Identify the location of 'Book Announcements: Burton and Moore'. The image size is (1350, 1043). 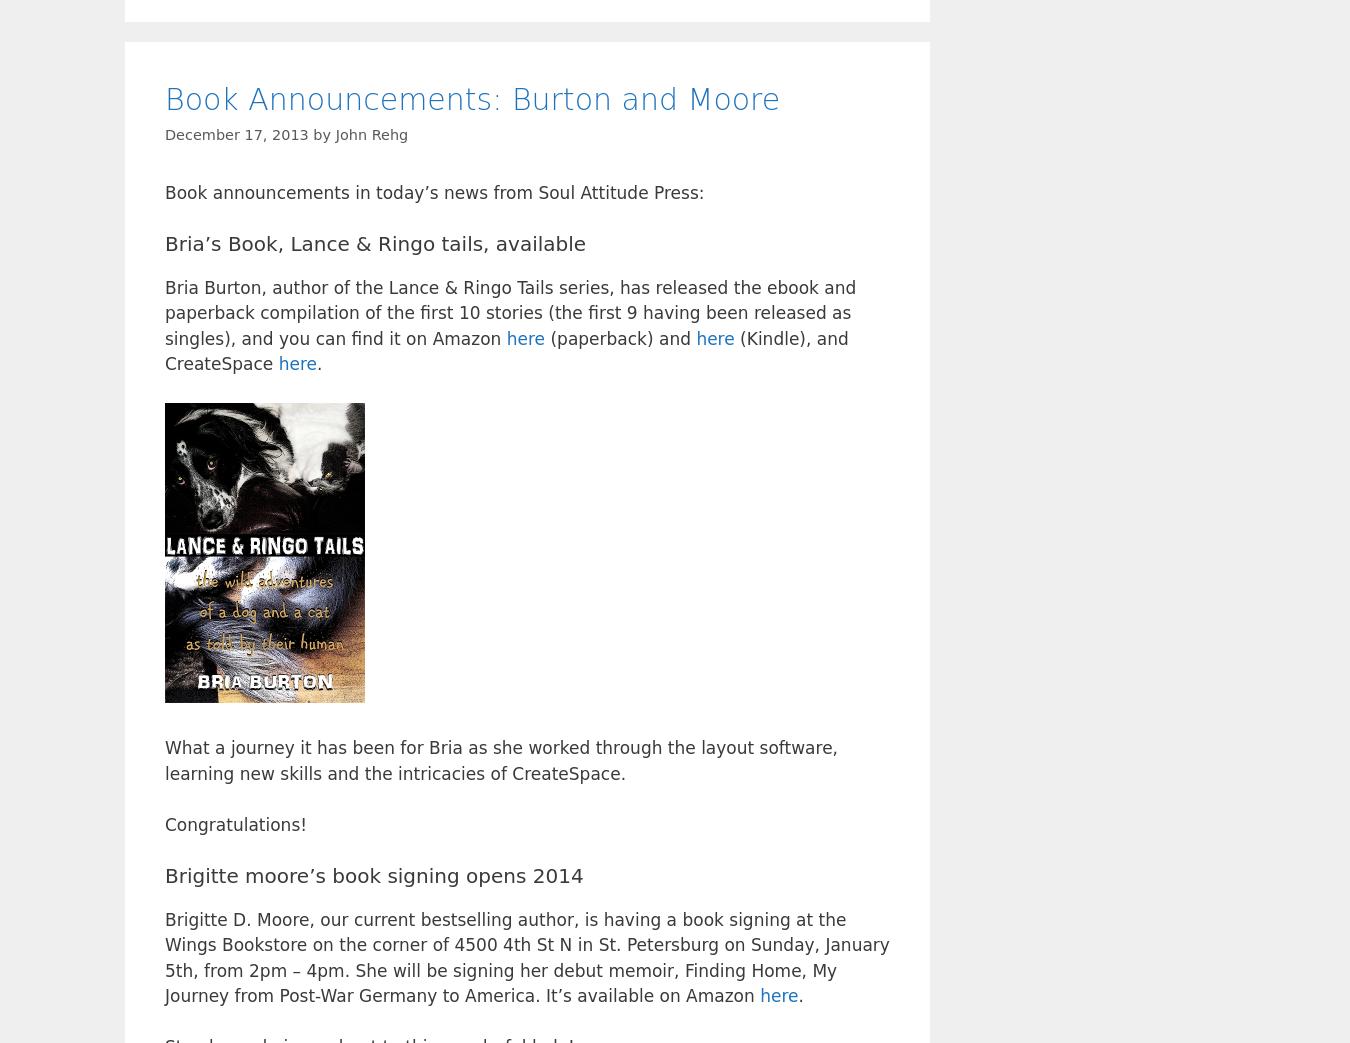
(471, 98).